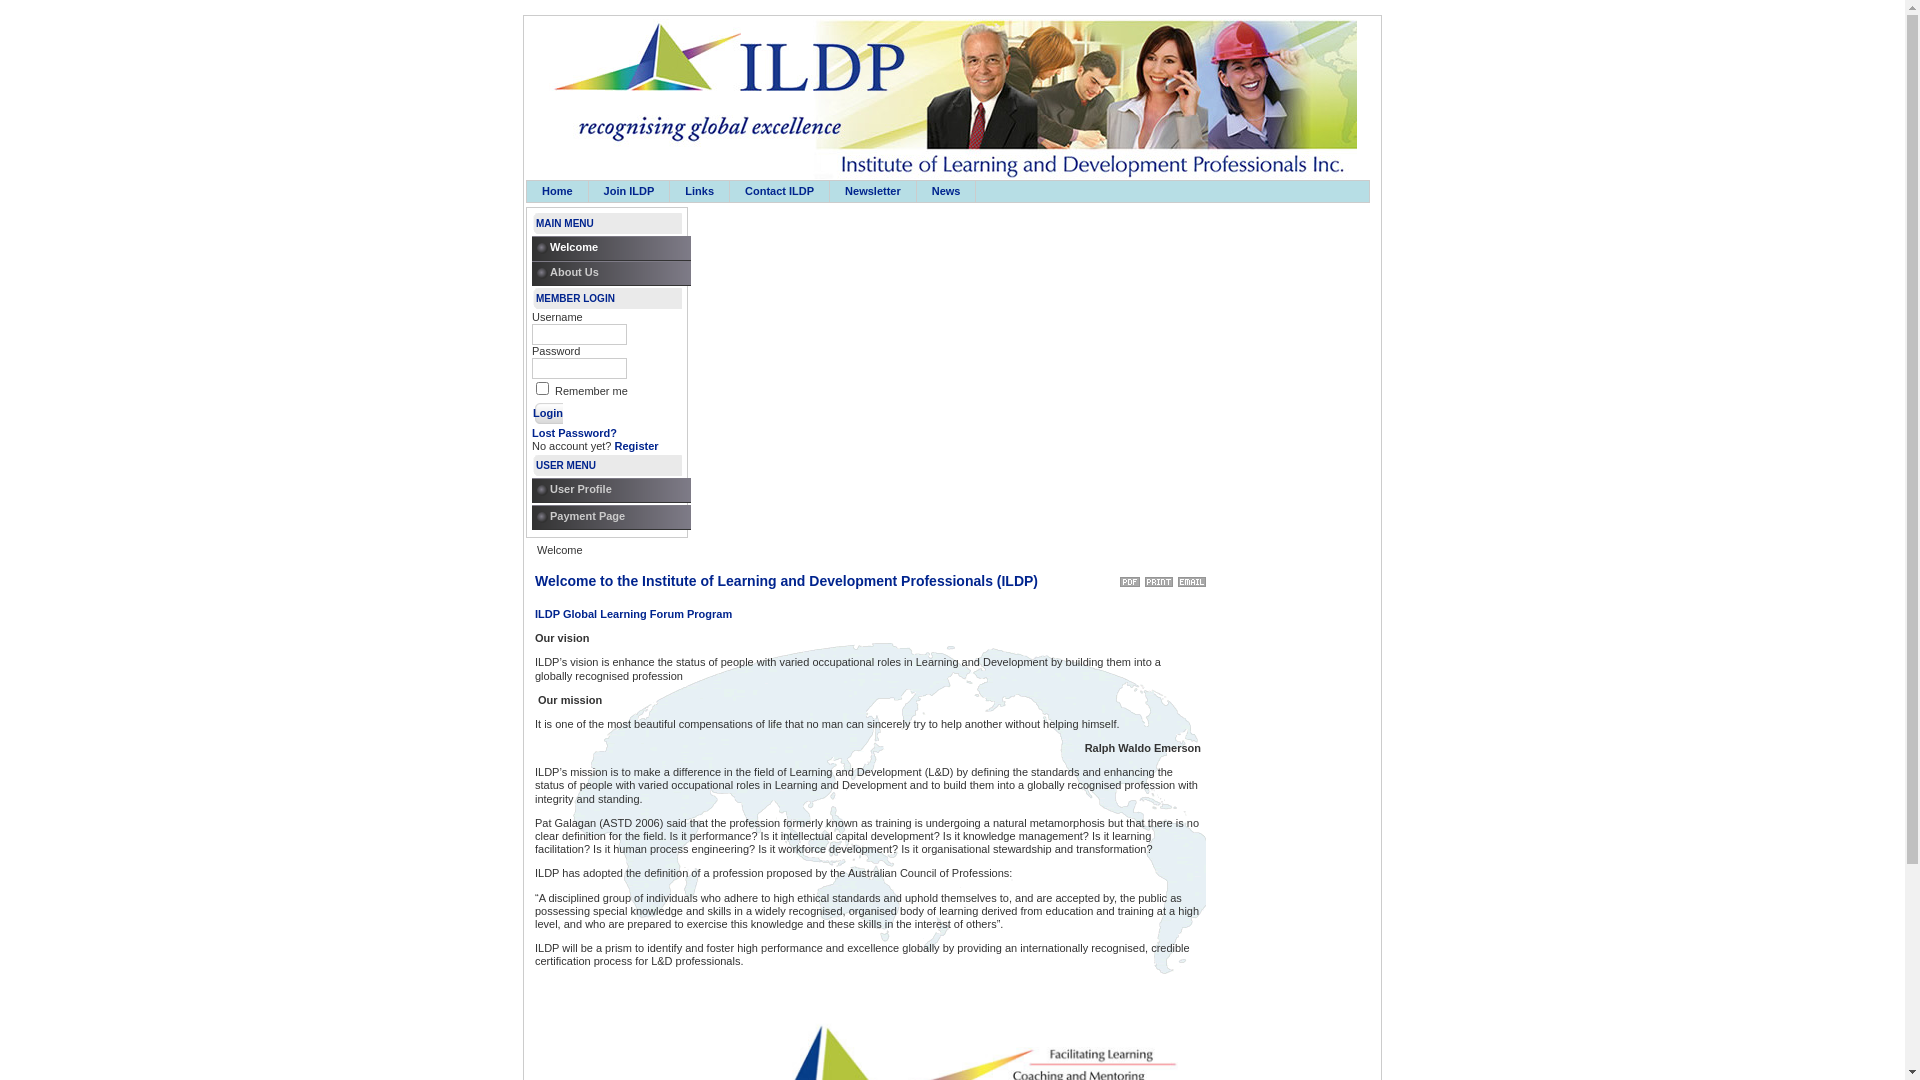  Describe the element at coordinates (628, 191) in the screenshot. I see `'Join ILDP'` at that location.